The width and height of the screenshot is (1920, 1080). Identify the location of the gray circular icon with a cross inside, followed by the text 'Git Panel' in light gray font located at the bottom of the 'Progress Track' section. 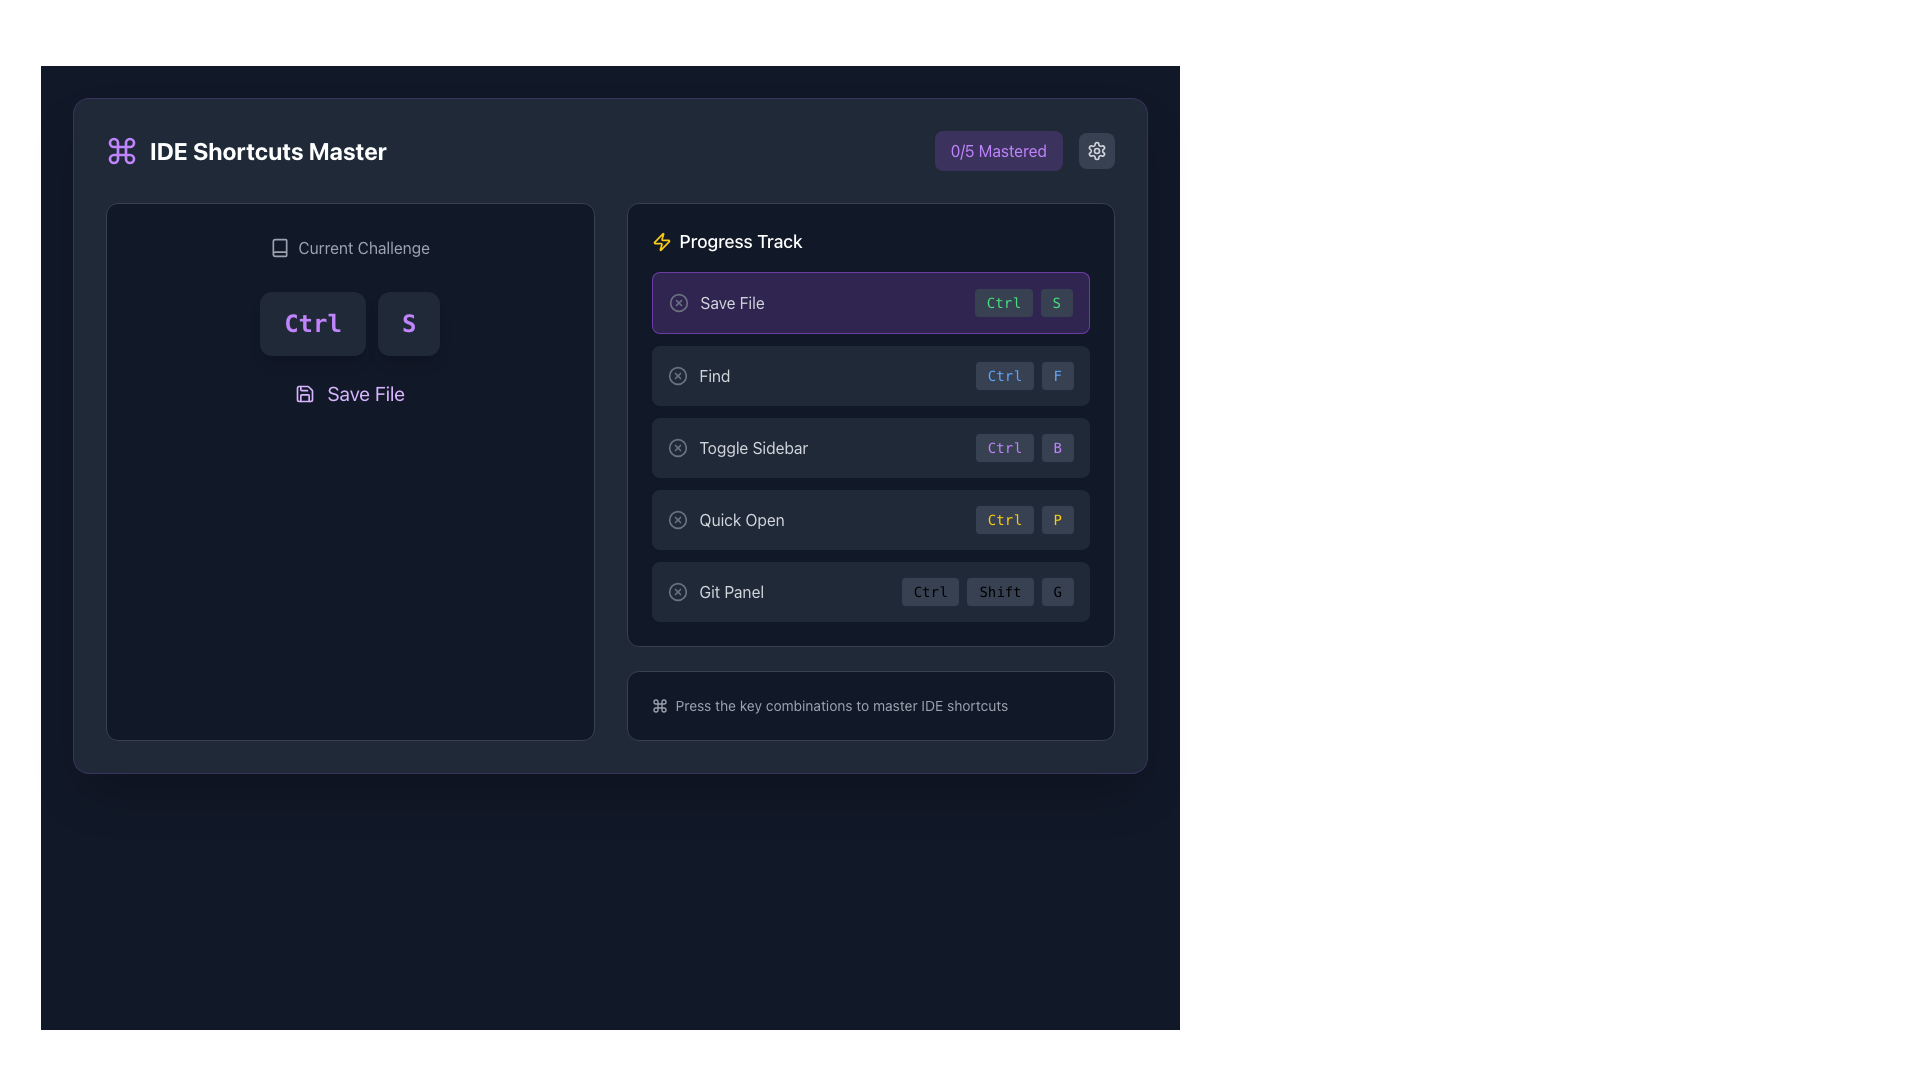
(715, 590).